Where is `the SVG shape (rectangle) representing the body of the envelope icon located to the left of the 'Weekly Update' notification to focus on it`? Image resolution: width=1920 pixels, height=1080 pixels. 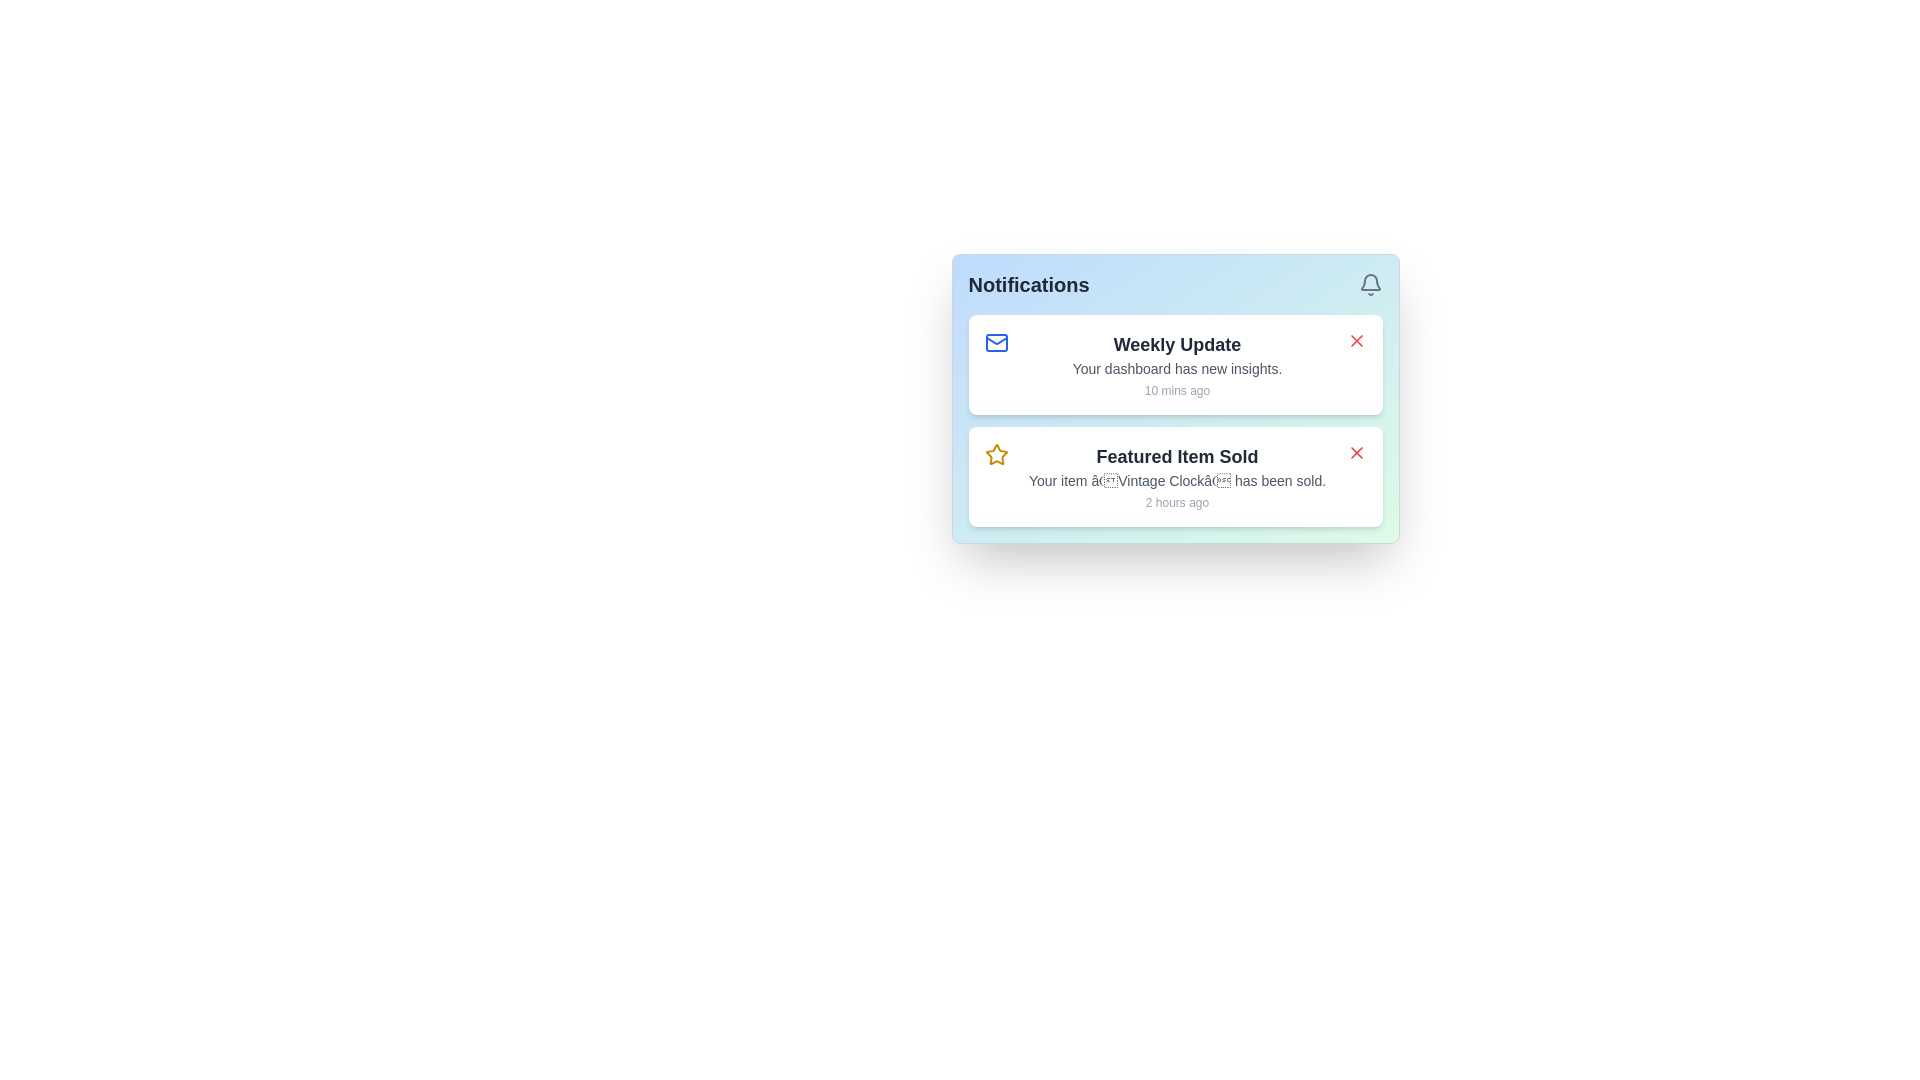 the SVG shape (rectangle) representing the body of the envelope icon located to the left of the 'Weekly Update' notification to focus on it is located at coordinates (996, 342).